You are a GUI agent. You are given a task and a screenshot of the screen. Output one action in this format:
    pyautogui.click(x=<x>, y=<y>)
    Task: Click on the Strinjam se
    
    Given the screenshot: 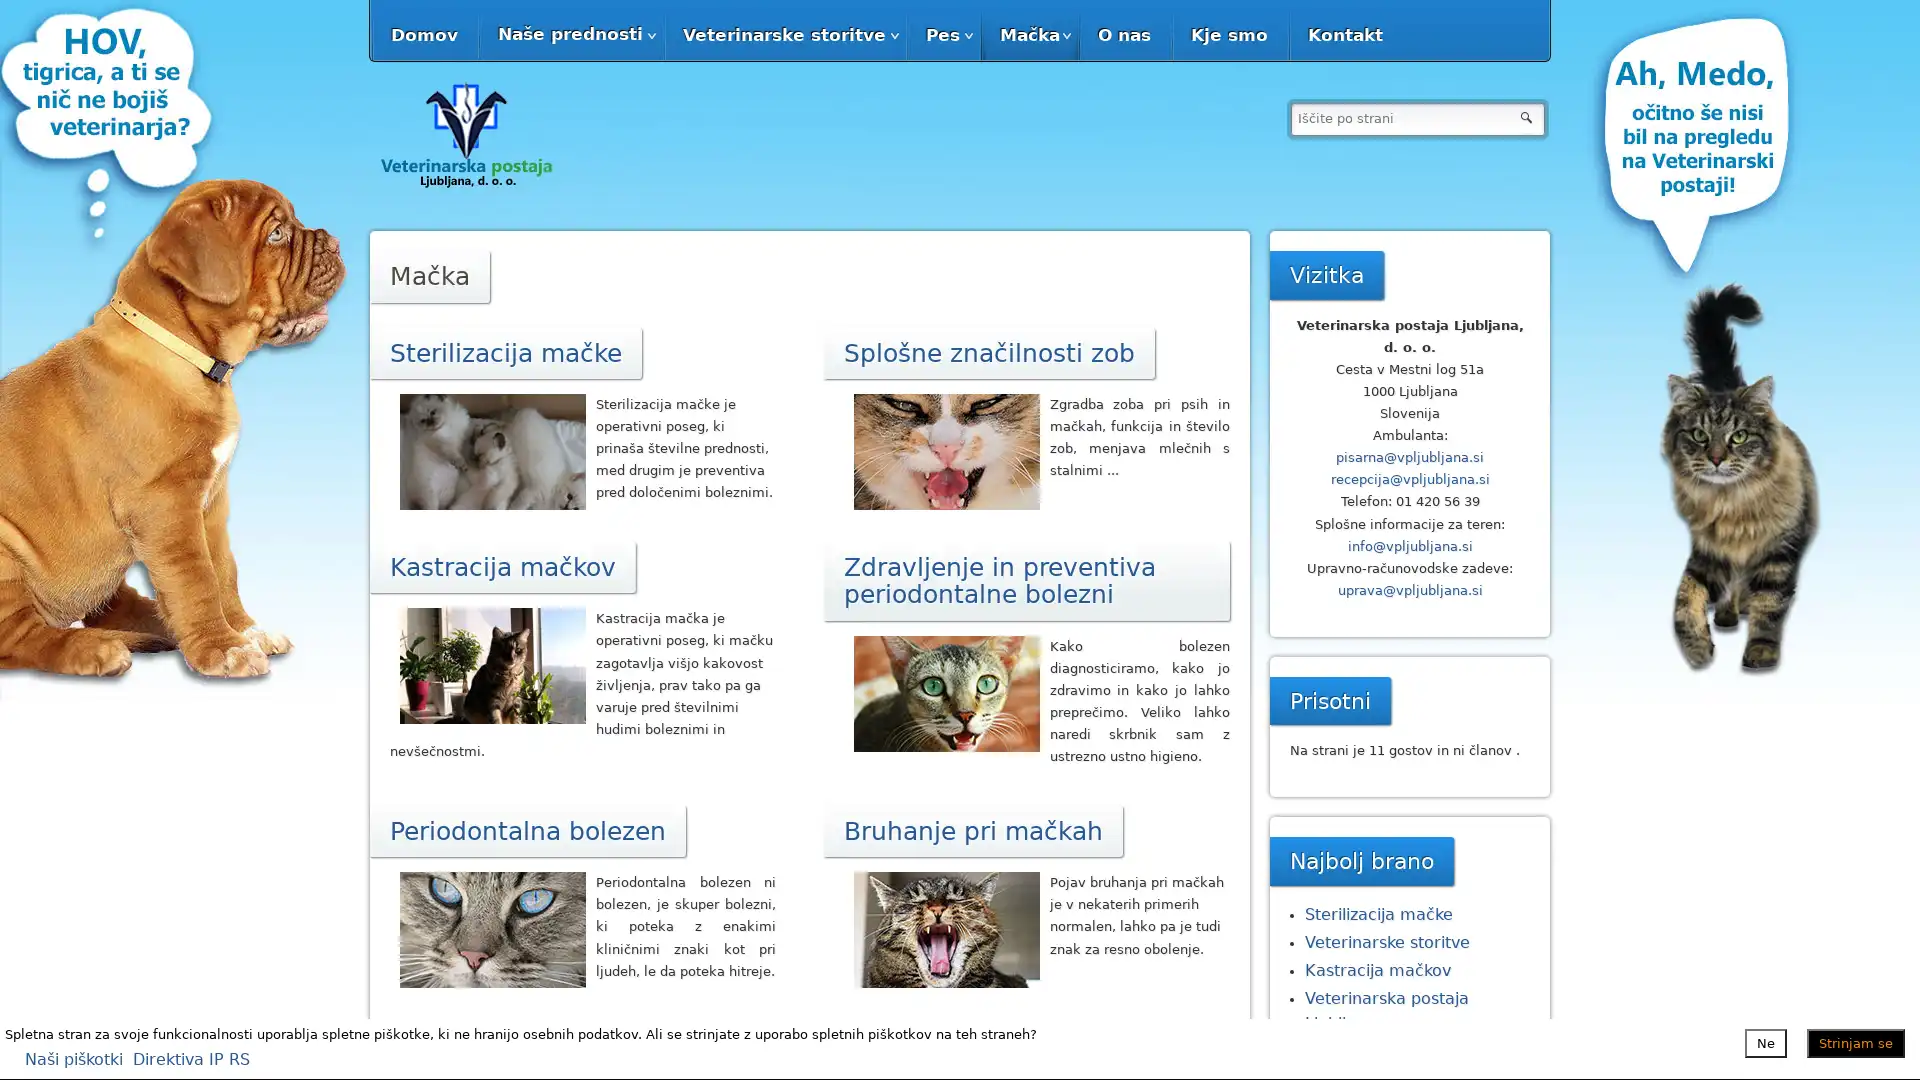 What is the action you would take?
    pyautogui.click(x=1855, y=1041)
    